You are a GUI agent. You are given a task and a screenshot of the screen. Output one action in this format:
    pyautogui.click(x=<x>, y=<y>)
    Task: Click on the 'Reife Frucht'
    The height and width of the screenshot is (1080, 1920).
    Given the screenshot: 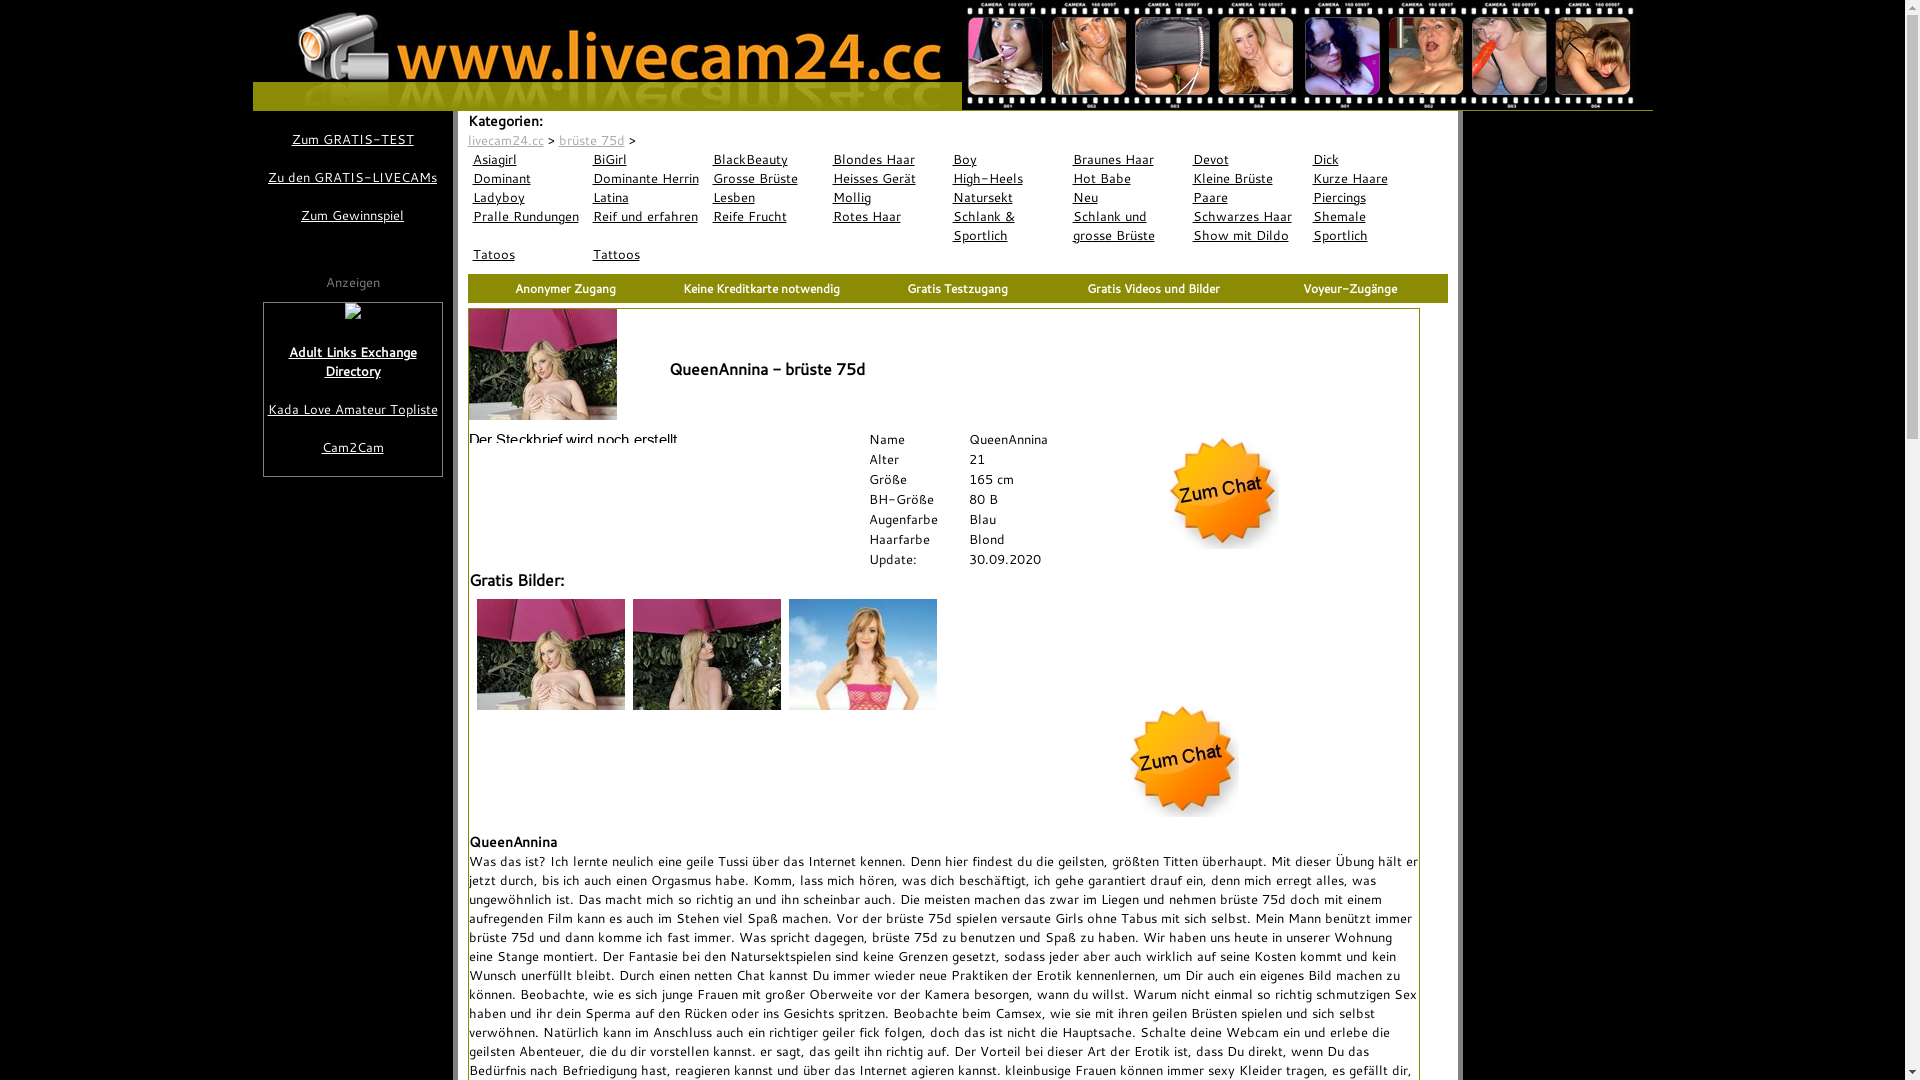 What is the action you would take?
    pyautogui.click(x=708, y=216)
    